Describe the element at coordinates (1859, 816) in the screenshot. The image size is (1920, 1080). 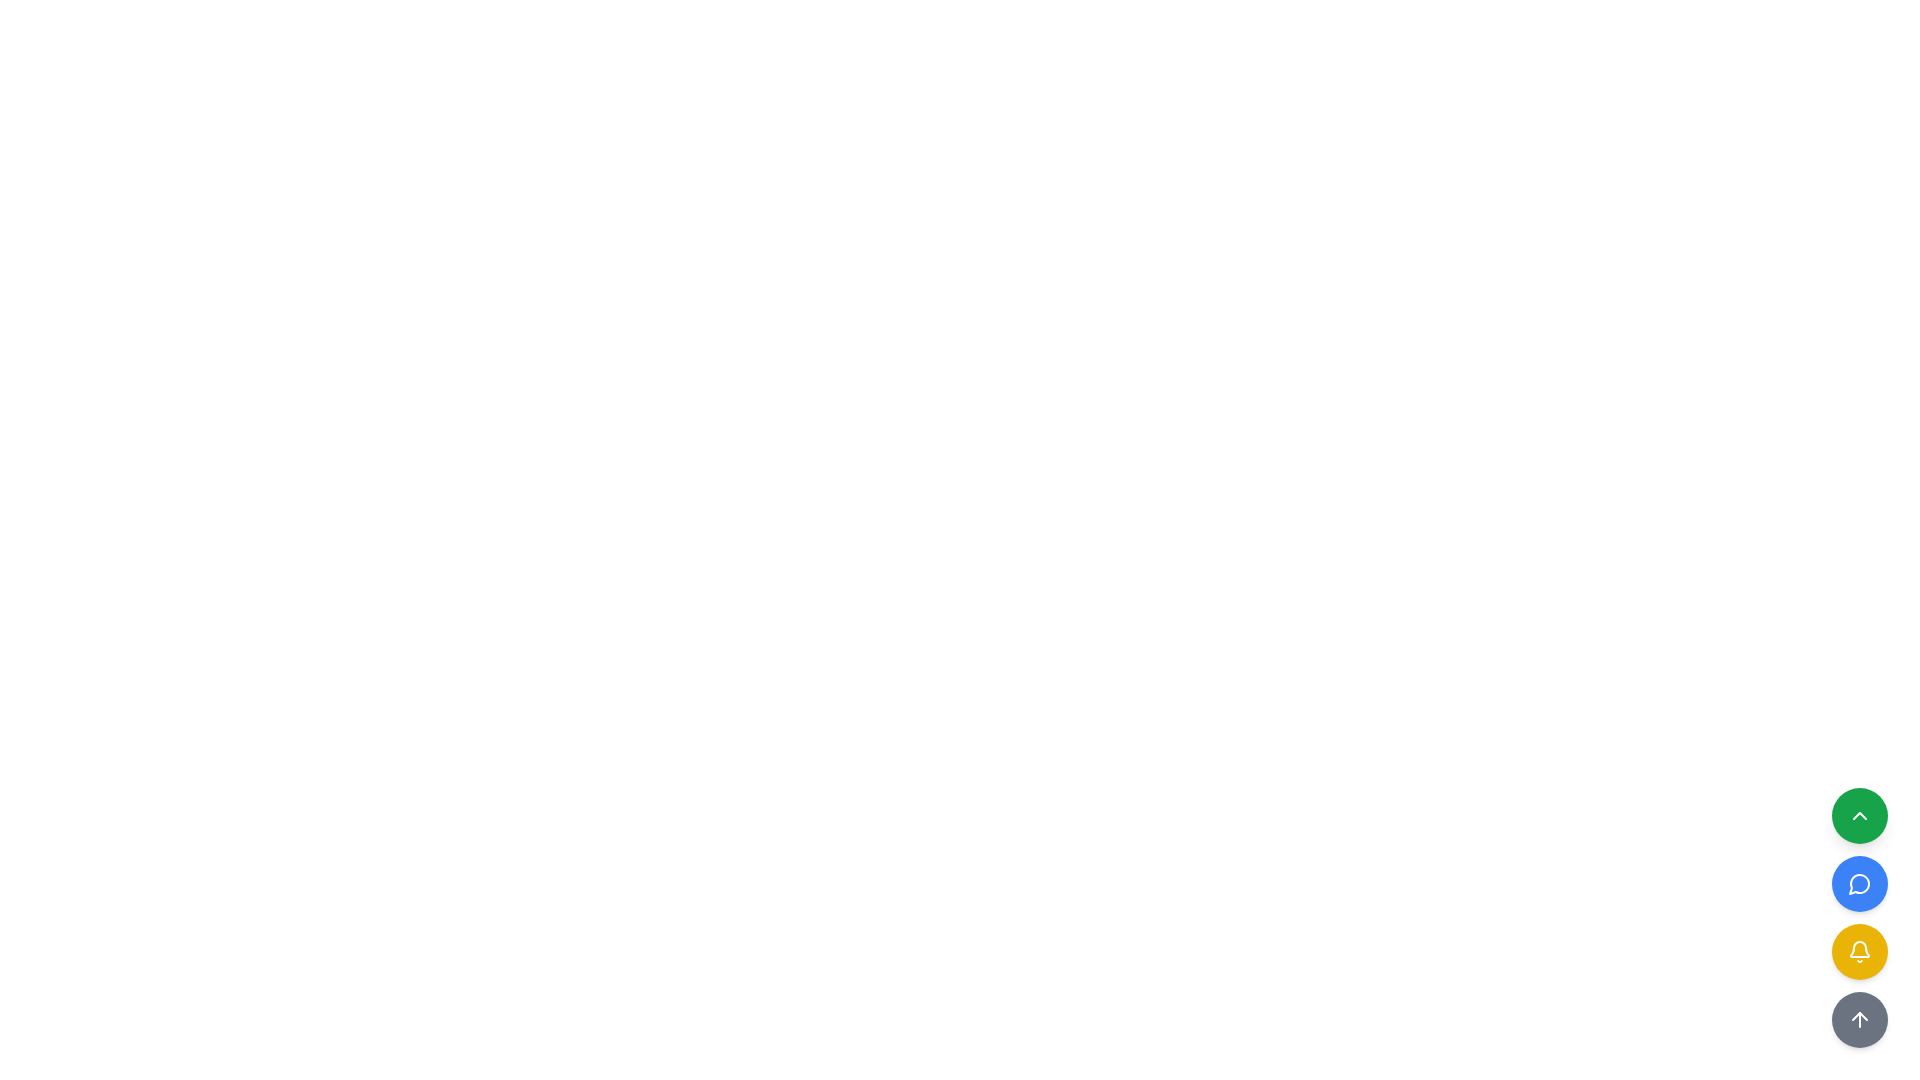
I see `the topmost circular button in the bottom-right corner of the interface to scroll back to the top of the page` at that location.